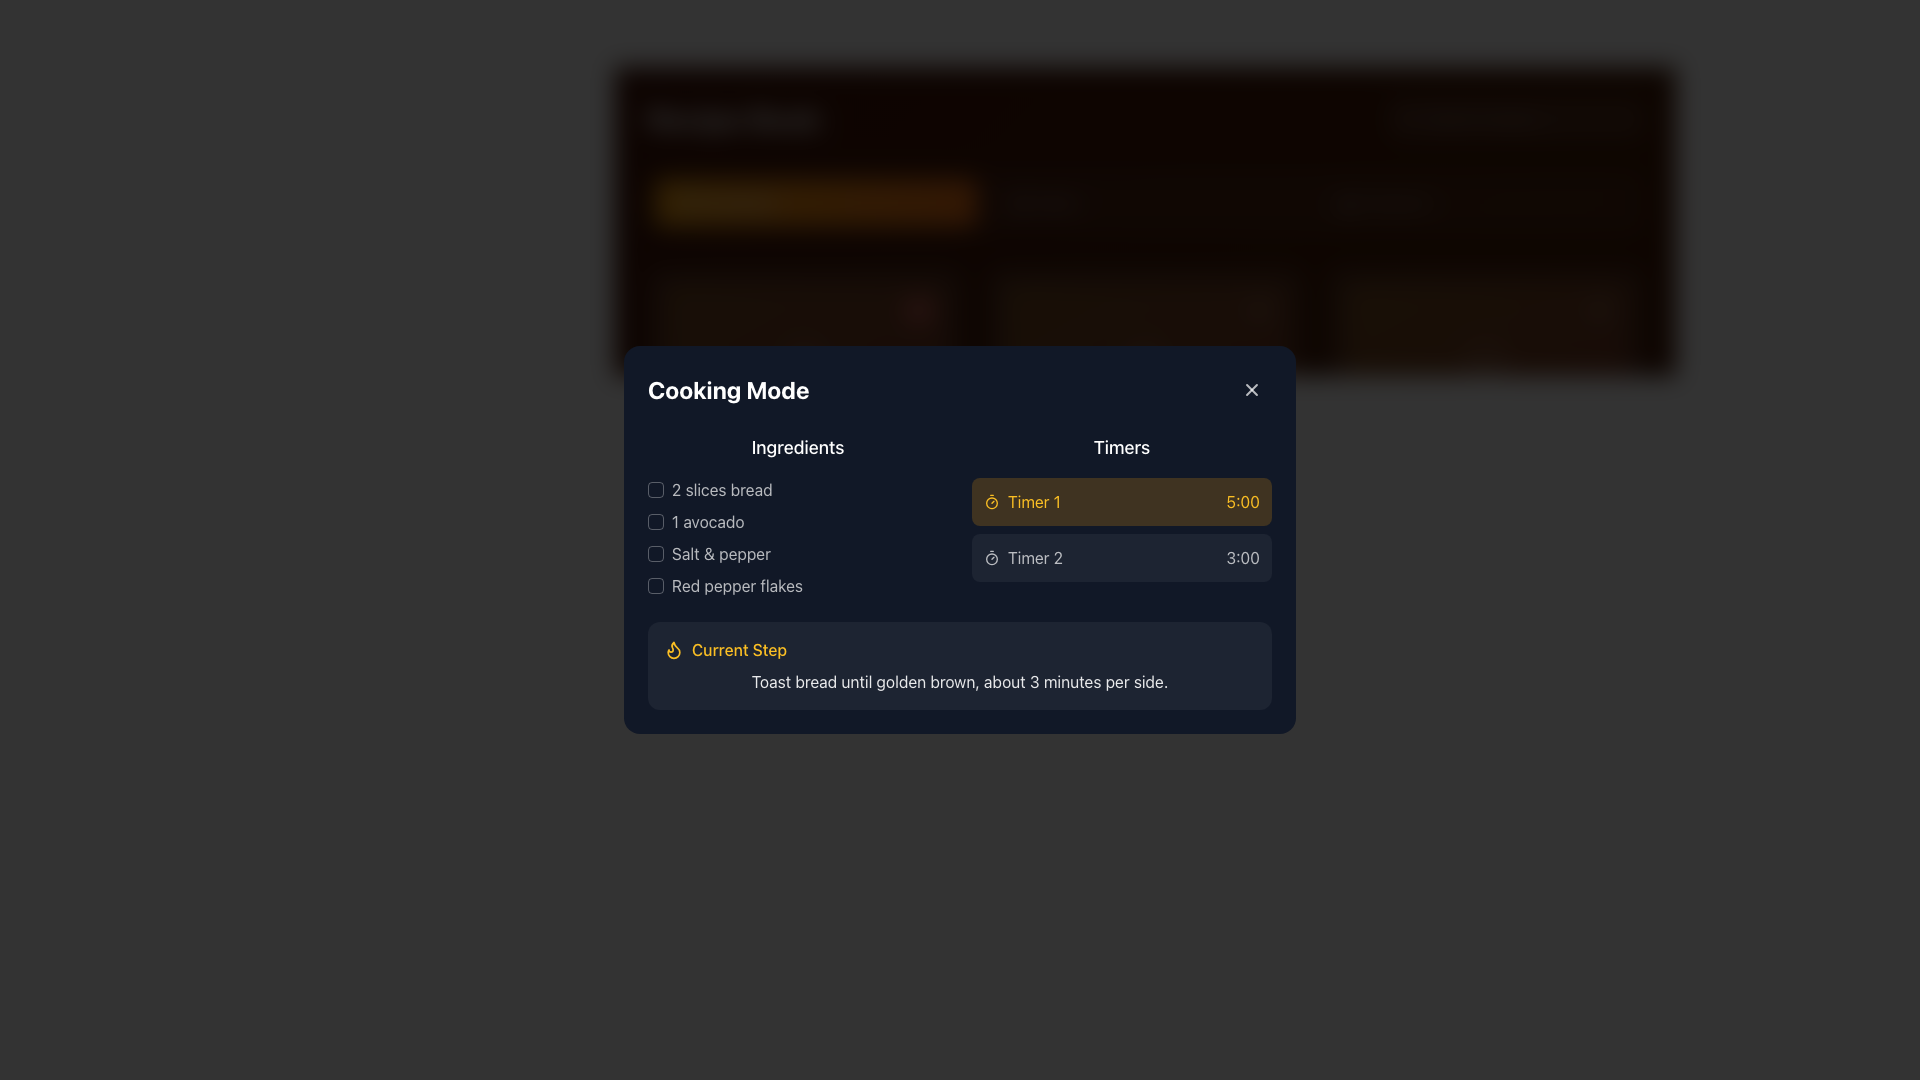  Describe the element at coordinates (1238, 472) in the screenshot. I see `the state of the timer icon located in the 'Timers' section, adjacent to 'Timer 1' and the timer value '5:00'` at that location.